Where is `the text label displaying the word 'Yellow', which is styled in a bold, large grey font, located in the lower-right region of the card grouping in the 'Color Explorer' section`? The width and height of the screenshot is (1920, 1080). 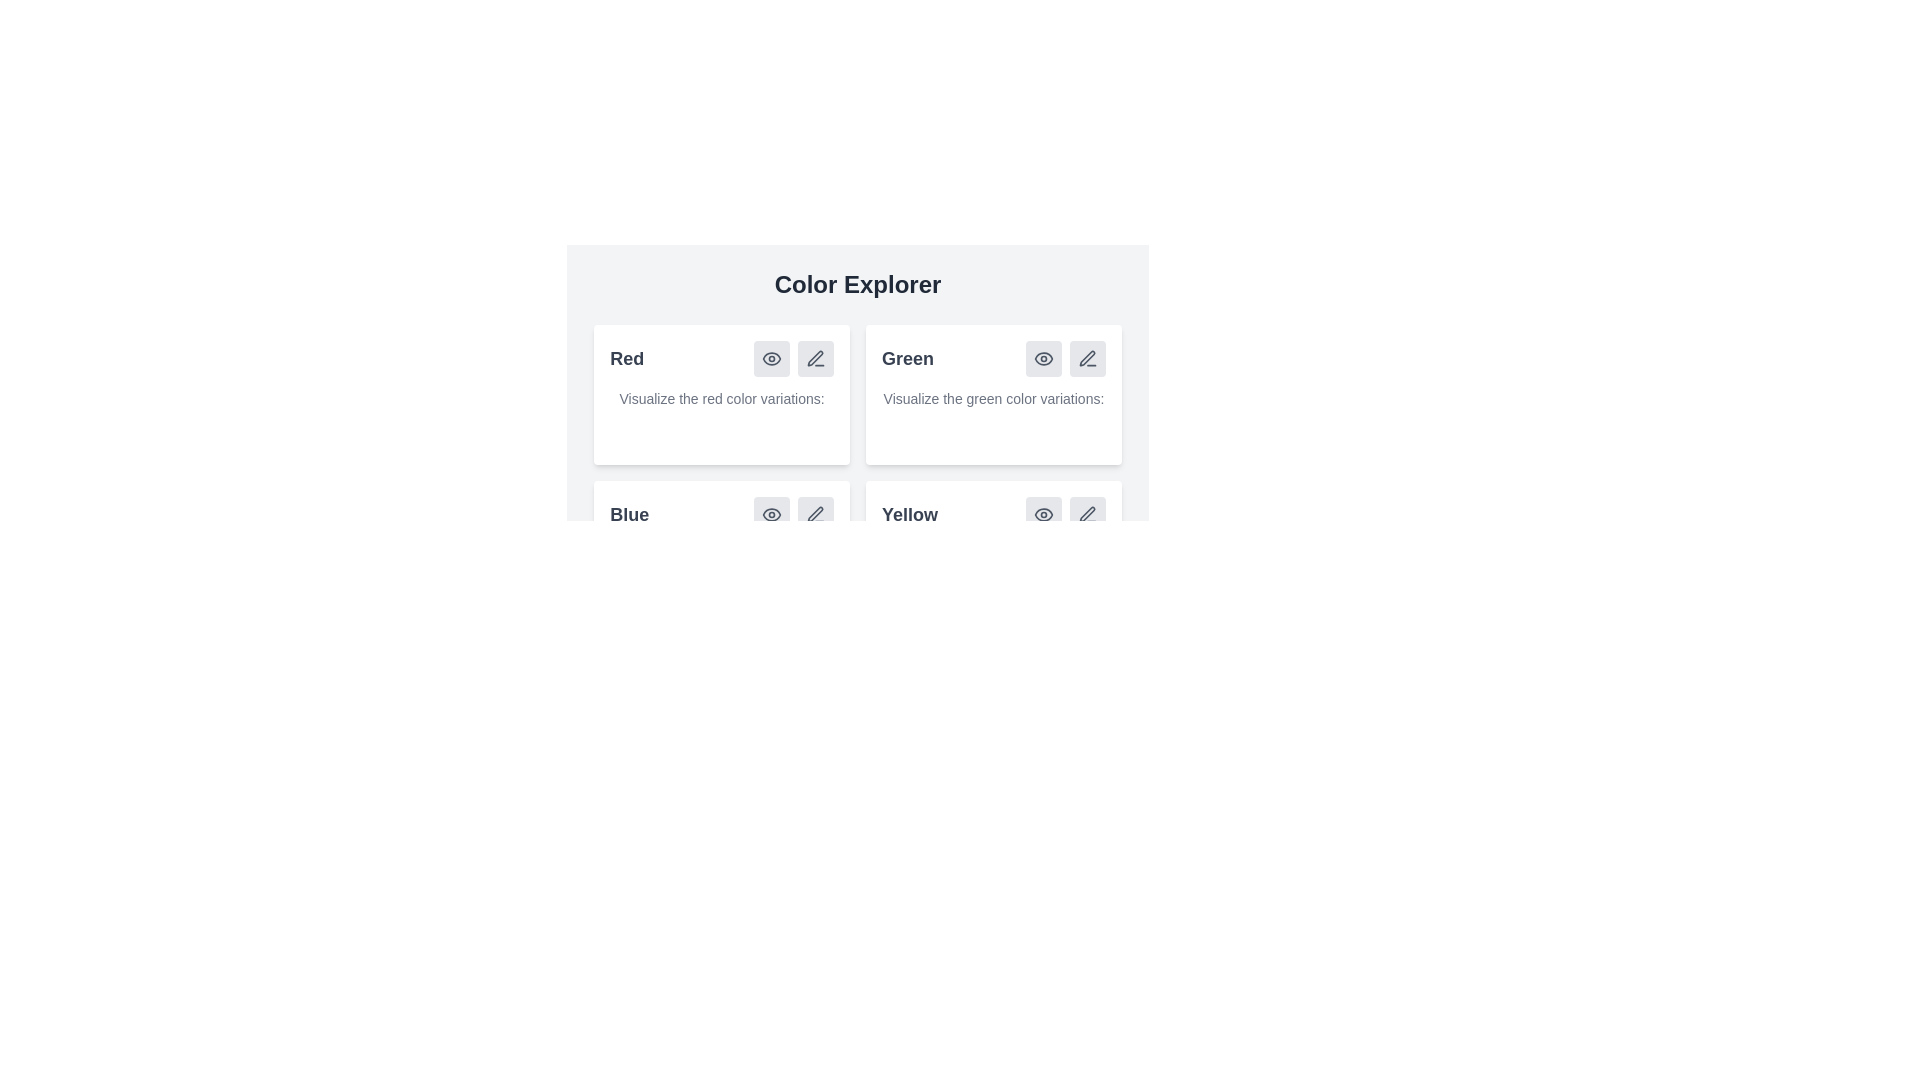
the text label displaying the word 'Yellow', which is styled in a bold, large grey font, located in the lower-right region of the card grouping in the 'Color Explorer' section is located at coordinates (909, 514).